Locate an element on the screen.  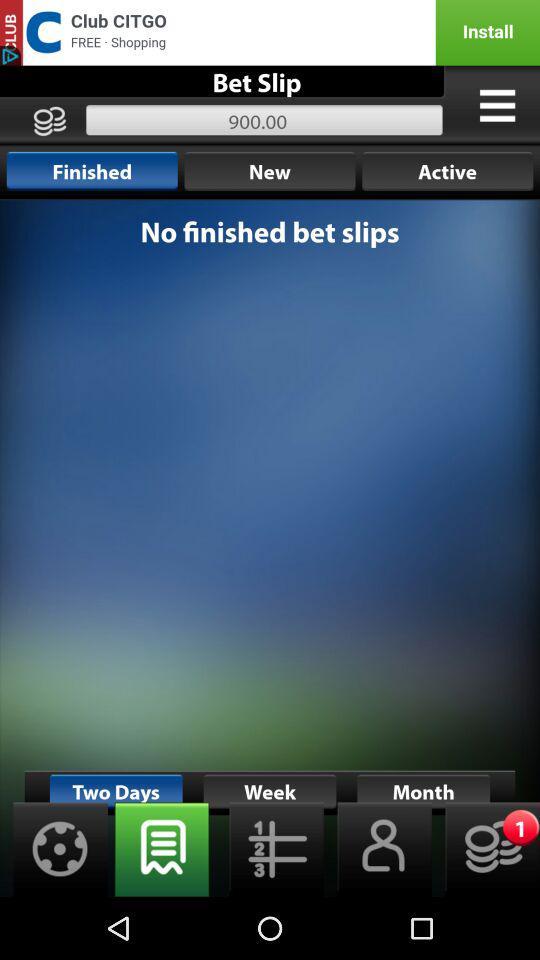
week is located at coordinates (161, 848).